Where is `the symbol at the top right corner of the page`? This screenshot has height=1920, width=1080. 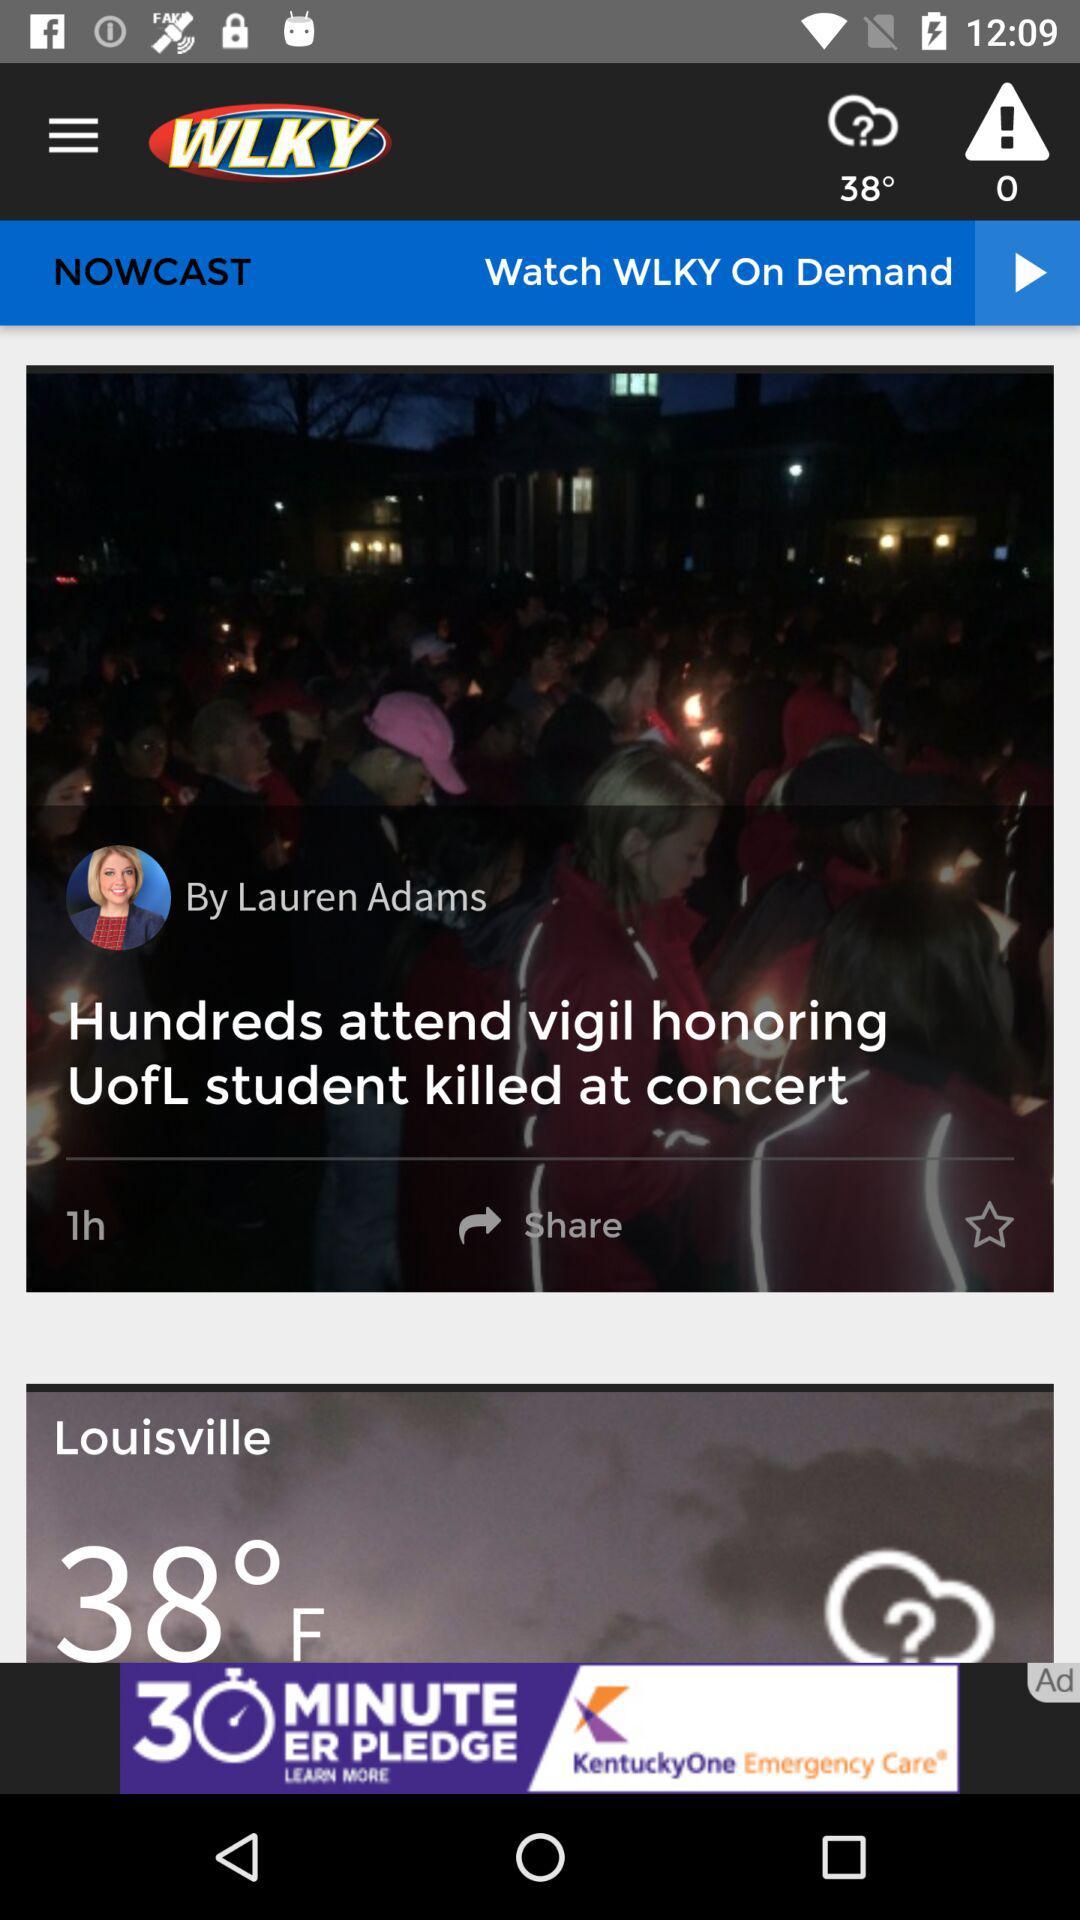 the symbol at the top right corner of the page is located at coordinates (1006, 120).